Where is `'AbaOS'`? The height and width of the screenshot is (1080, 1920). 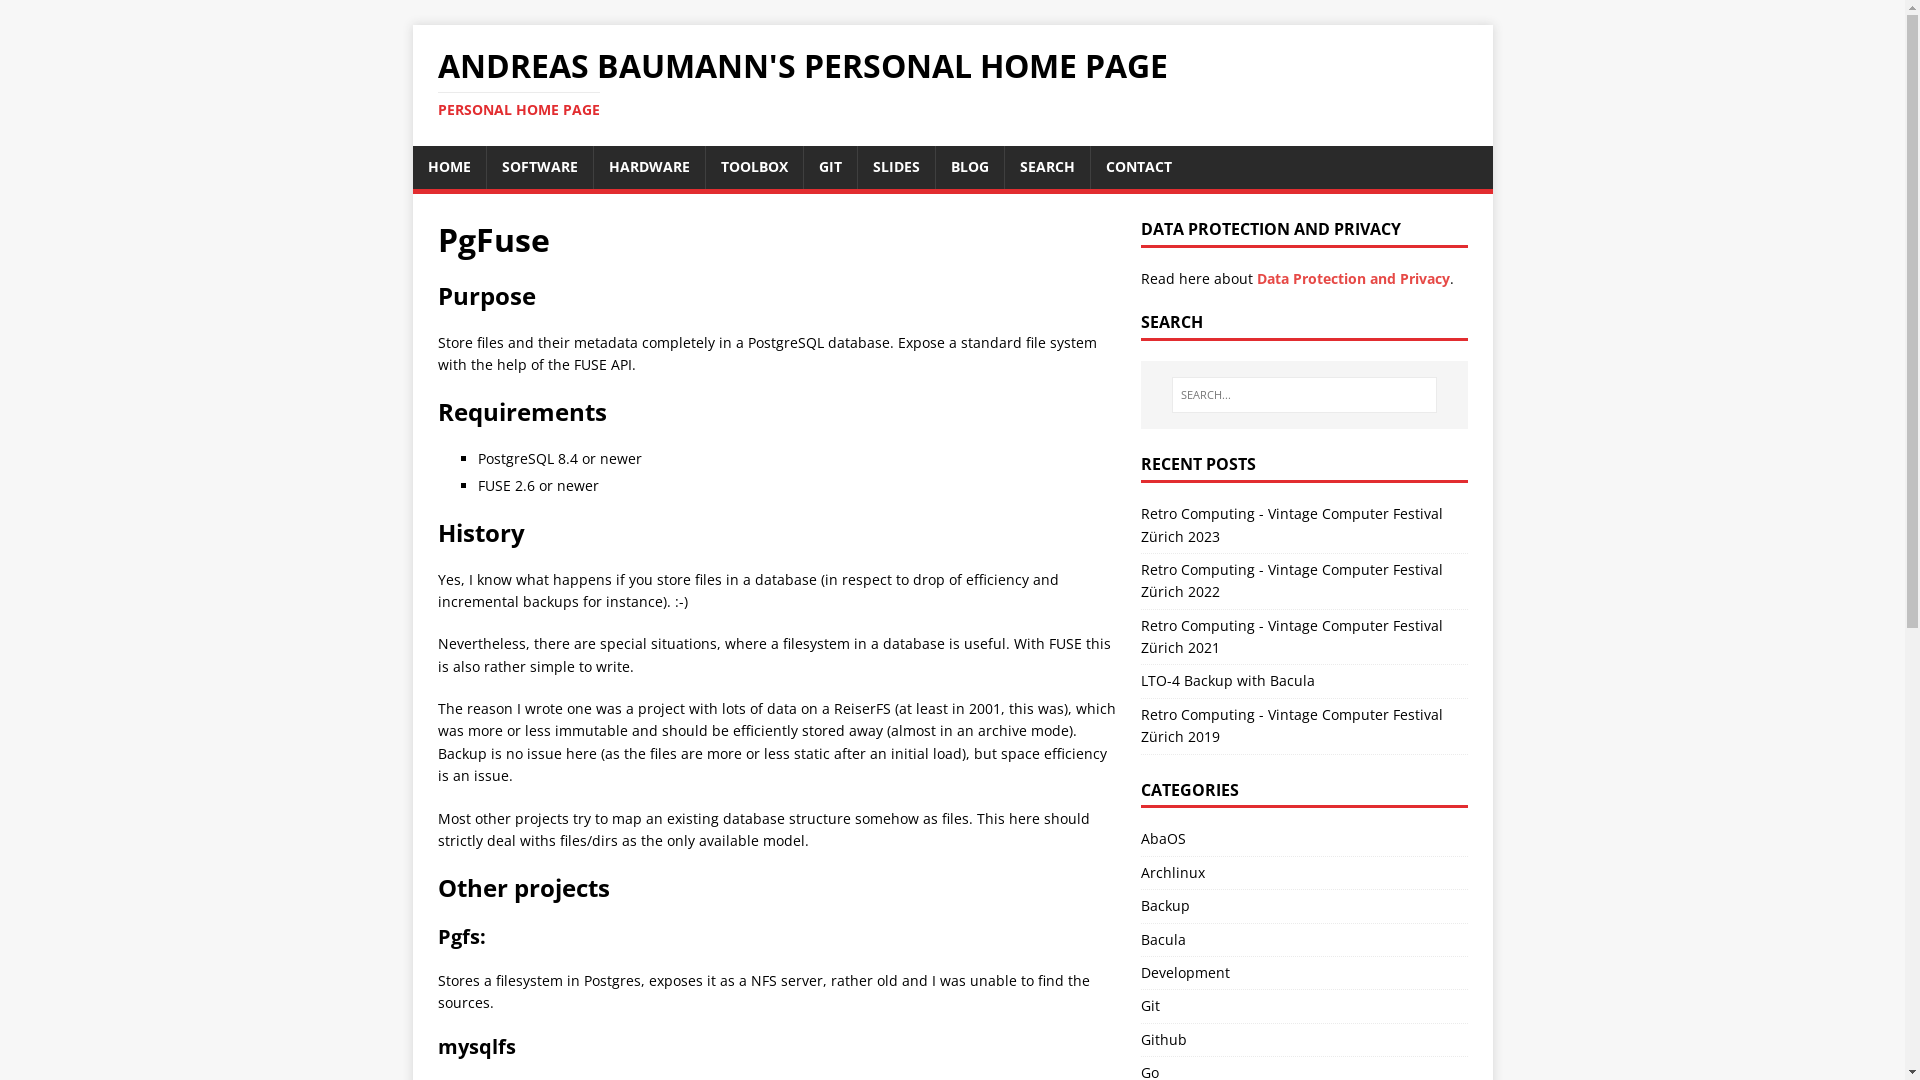
'AbaOS' is located at coordinates (1163, 838).